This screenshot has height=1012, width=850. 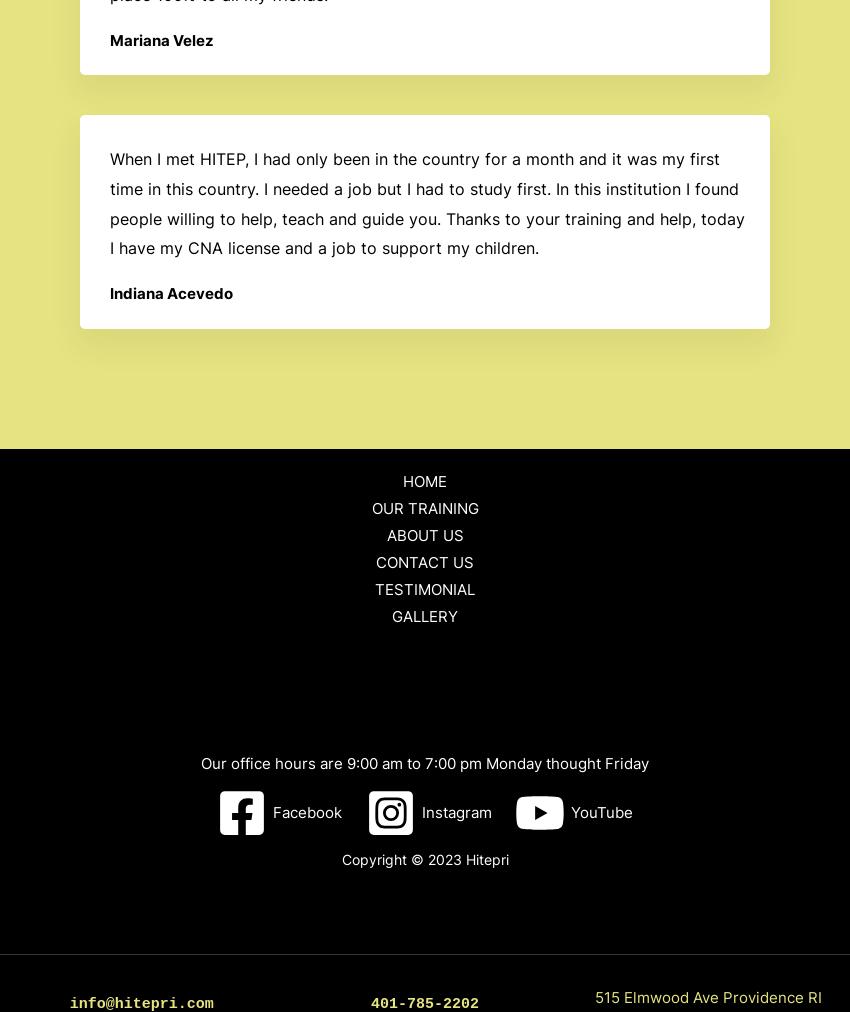 What do you see at coordinates (600, 812) in the screenshot?
I see `'YouTube'` at bounding box center [600, 812].